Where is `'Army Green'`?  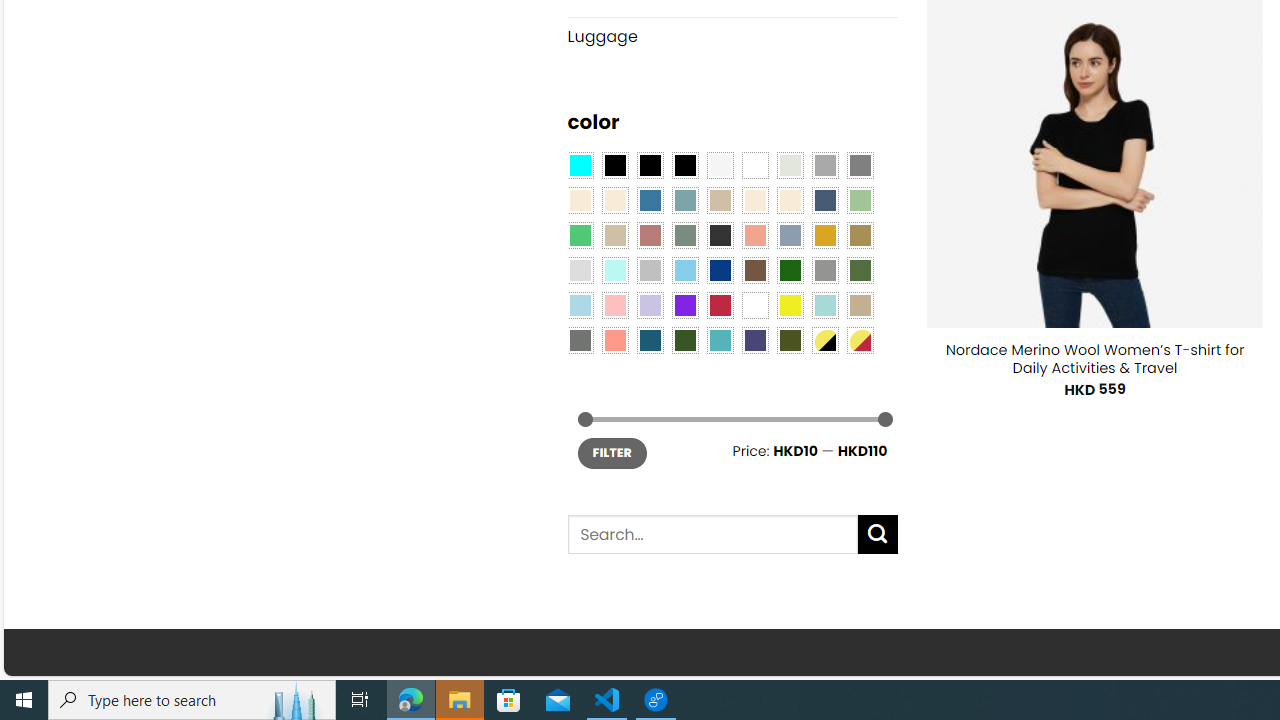
'Army Green' is located at coordinates (788, 338).